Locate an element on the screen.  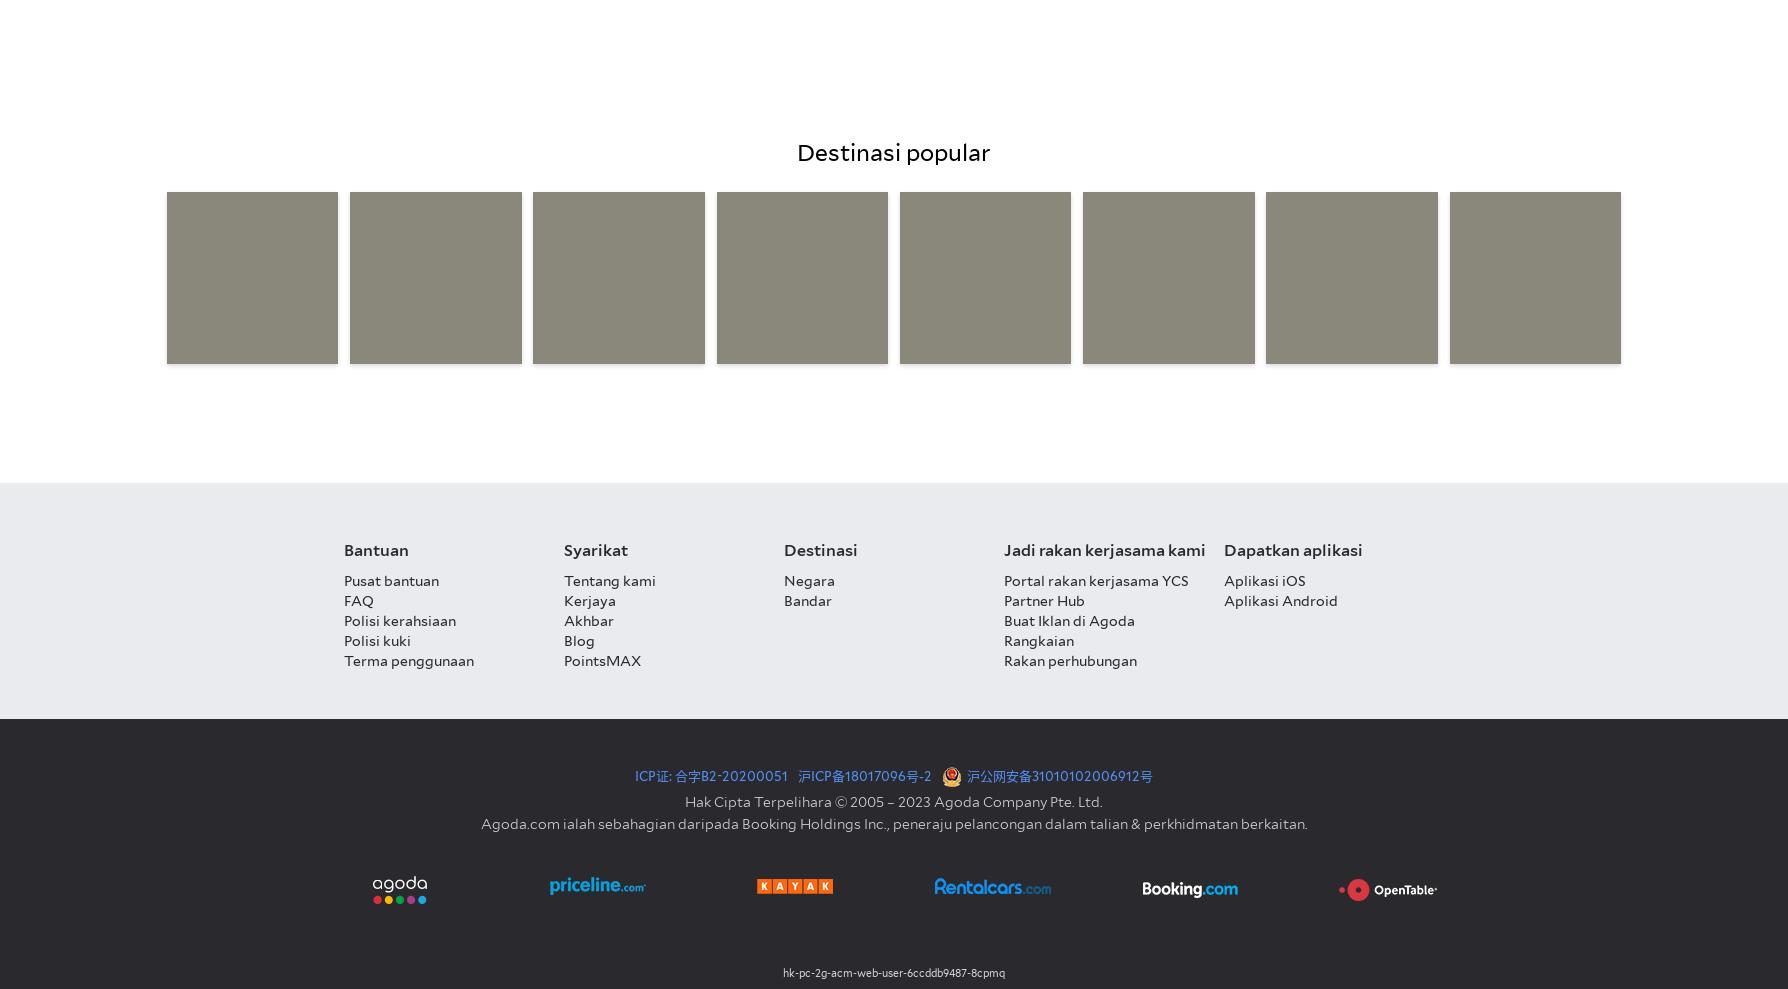
'PointsMAX' is located at coordinates (602, 660).